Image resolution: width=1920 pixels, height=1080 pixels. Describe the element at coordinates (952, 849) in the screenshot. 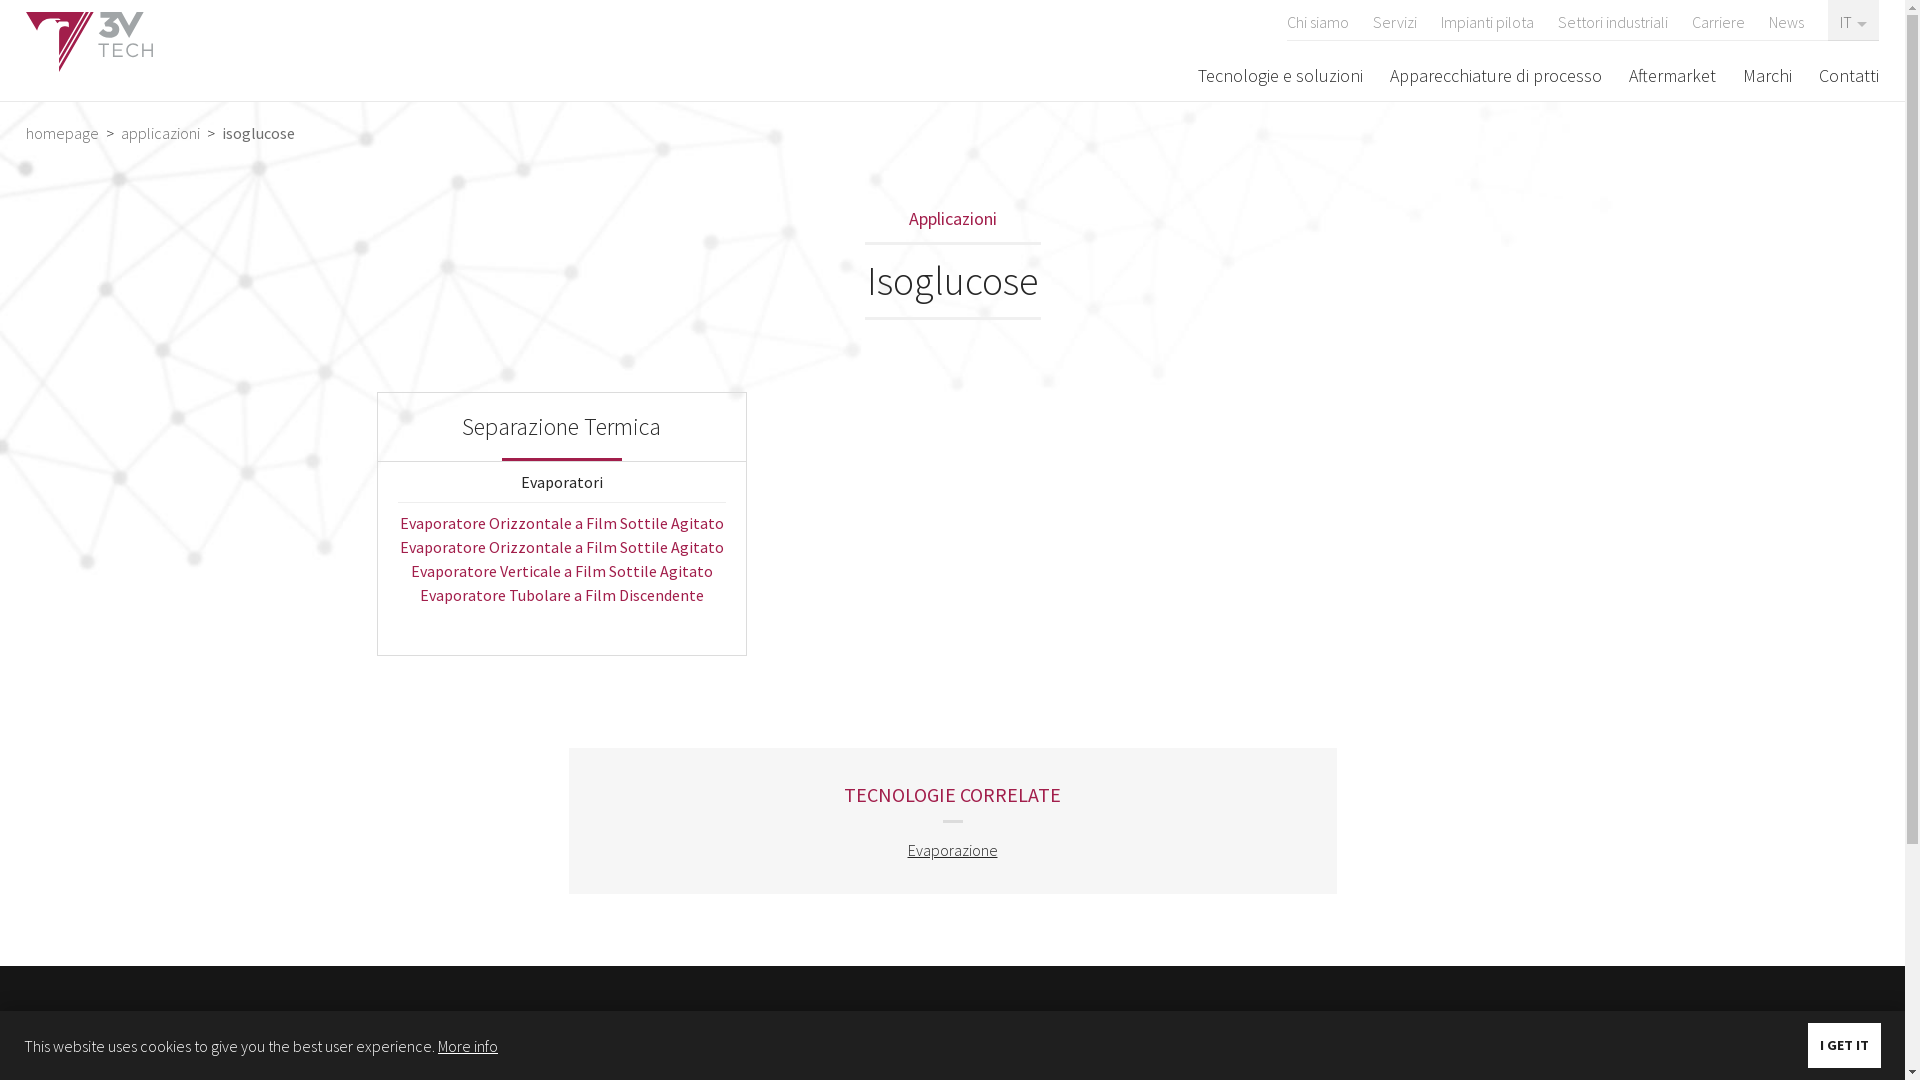

I see `'Evaporazione'` at that location.